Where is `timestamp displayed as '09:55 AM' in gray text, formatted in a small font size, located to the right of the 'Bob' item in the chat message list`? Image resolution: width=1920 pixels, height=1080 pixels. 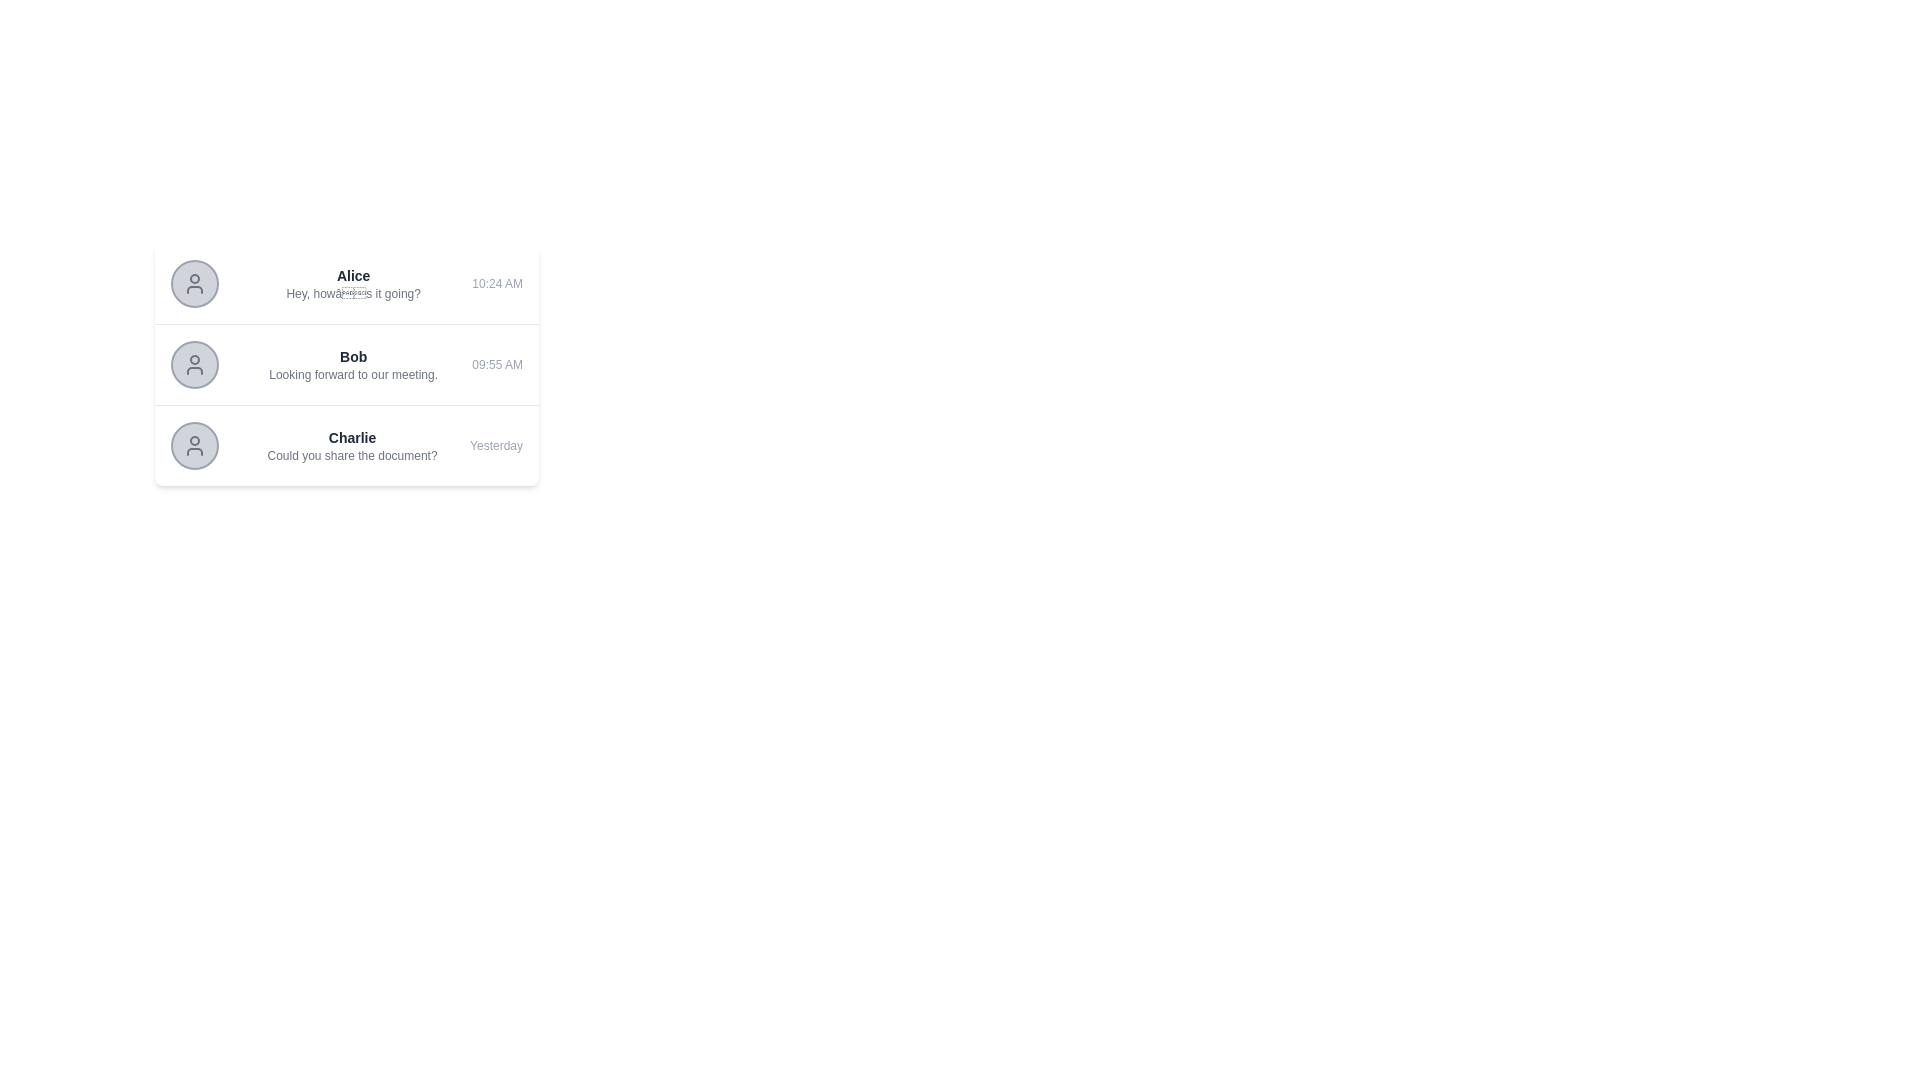 timestamp displayed as '09:55 AM' in gray text, formatted in a small font size, located to the right of the 'Bob' item in the chat message list is located at coordinates (497, 365).